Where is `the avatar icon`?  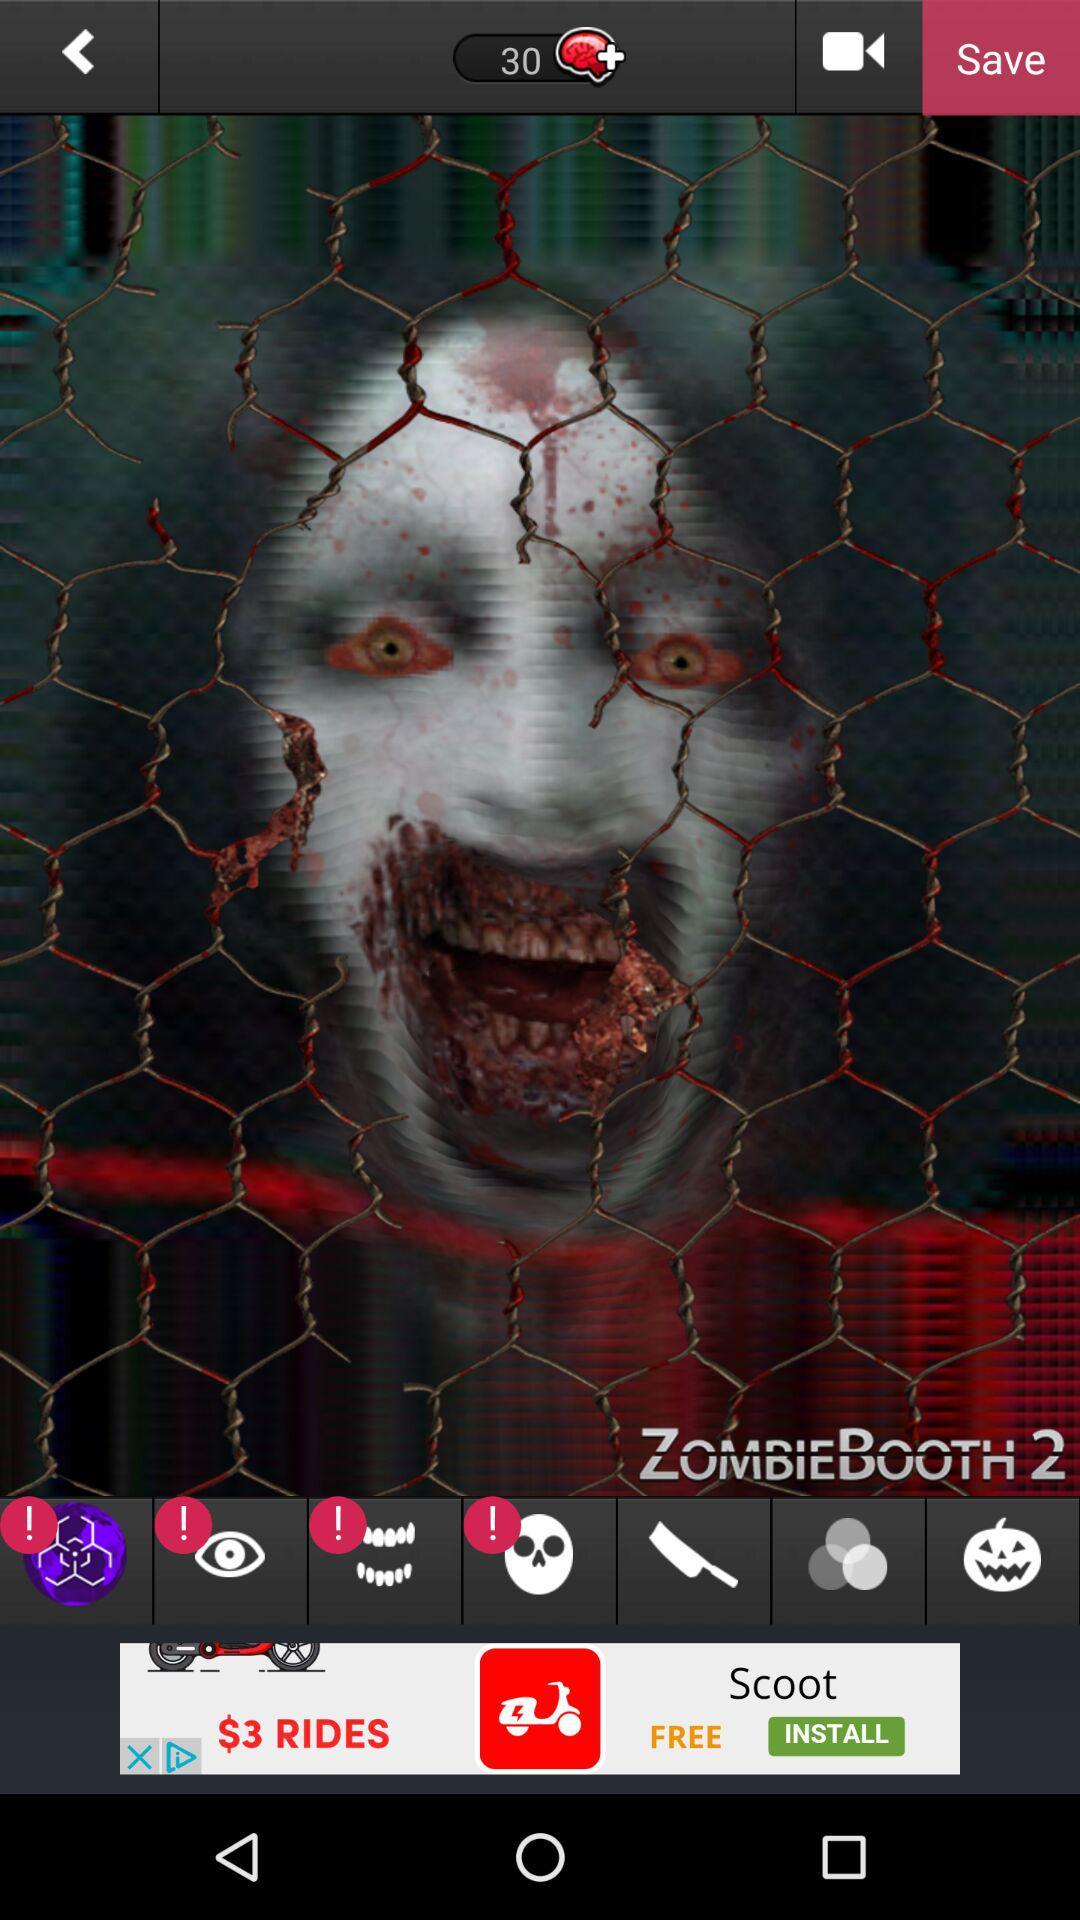 the avatar icon is located at coordinates (848, 1670).